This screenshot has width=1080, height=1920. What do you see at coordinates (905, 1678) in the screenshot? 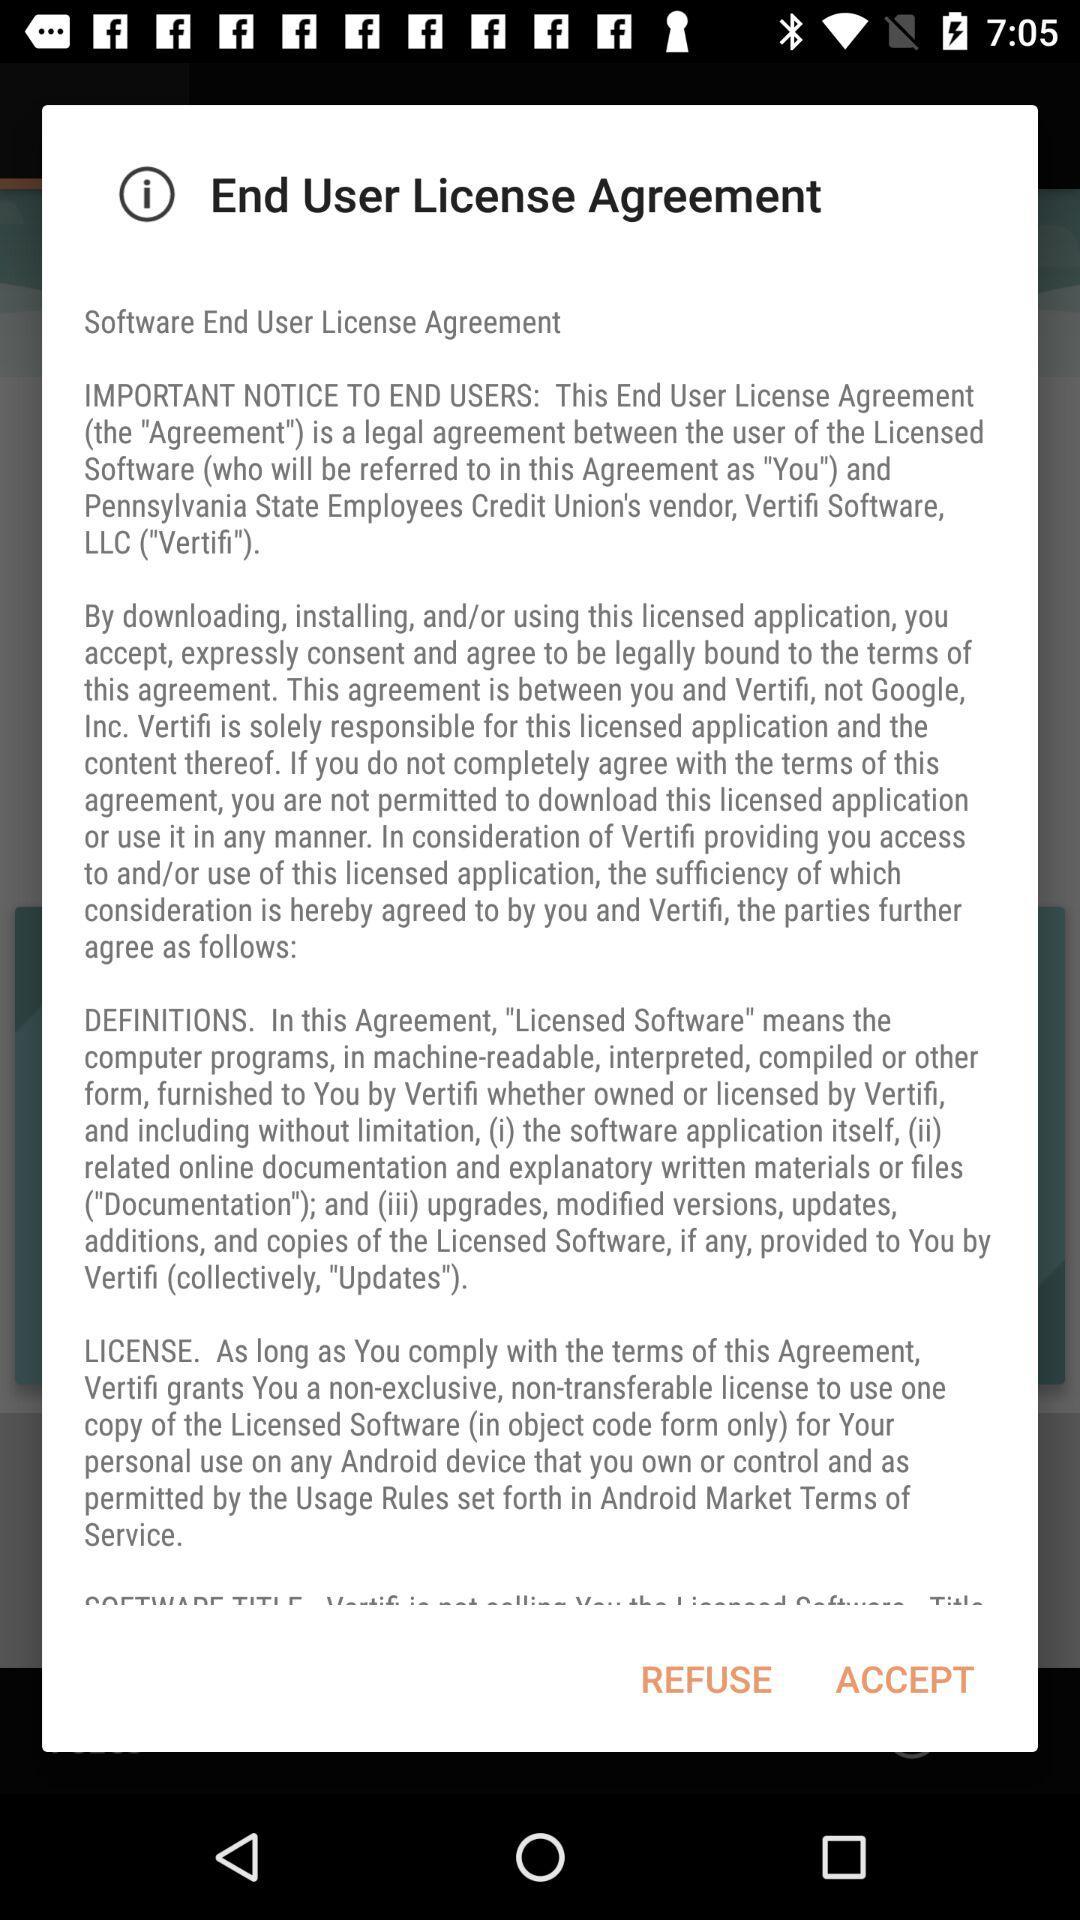
I see `the item below the software end user icon` at bounding box center [905, 1678].